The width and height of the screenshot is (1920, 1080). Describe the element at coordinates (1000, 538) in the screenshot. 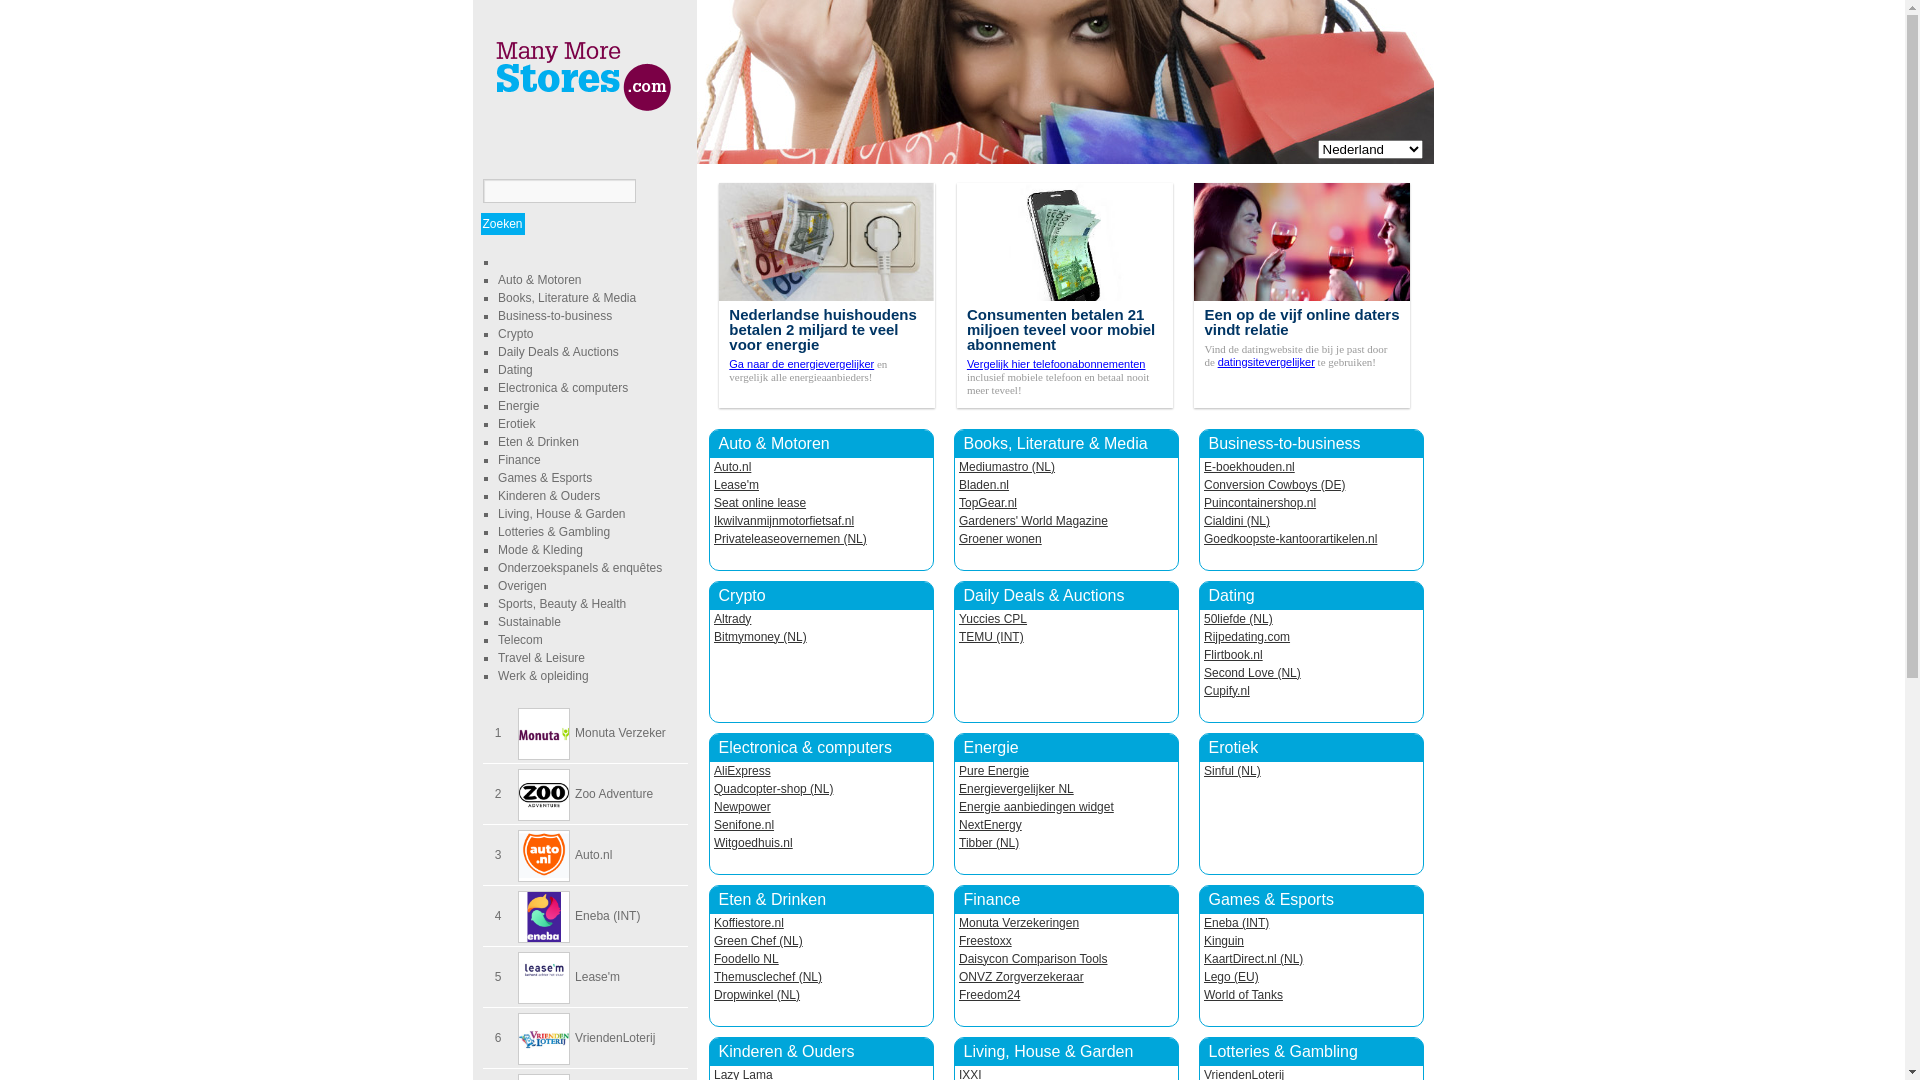

I see `'Groener wonen'` at that location.